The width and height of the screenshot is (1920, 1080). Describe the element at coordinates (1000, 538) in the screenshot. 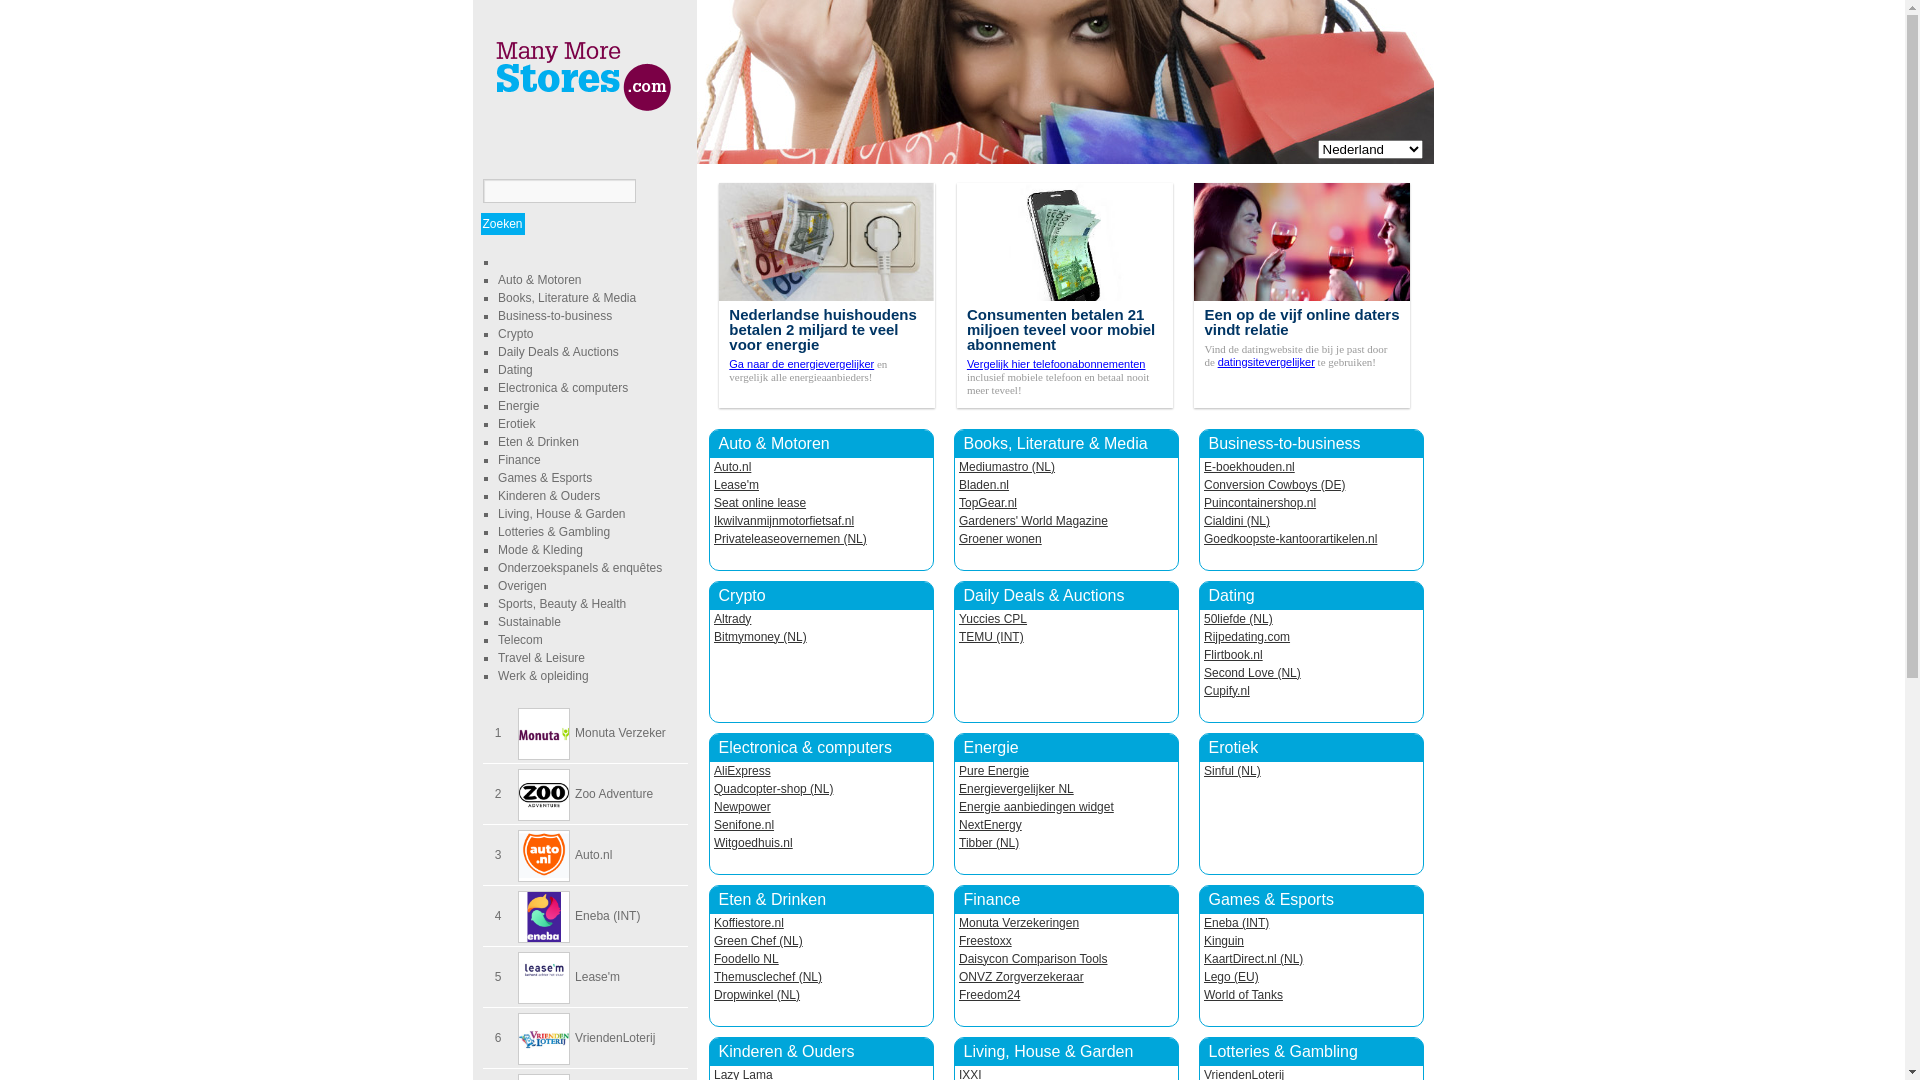

I see `'Groener wonen'` at that location.